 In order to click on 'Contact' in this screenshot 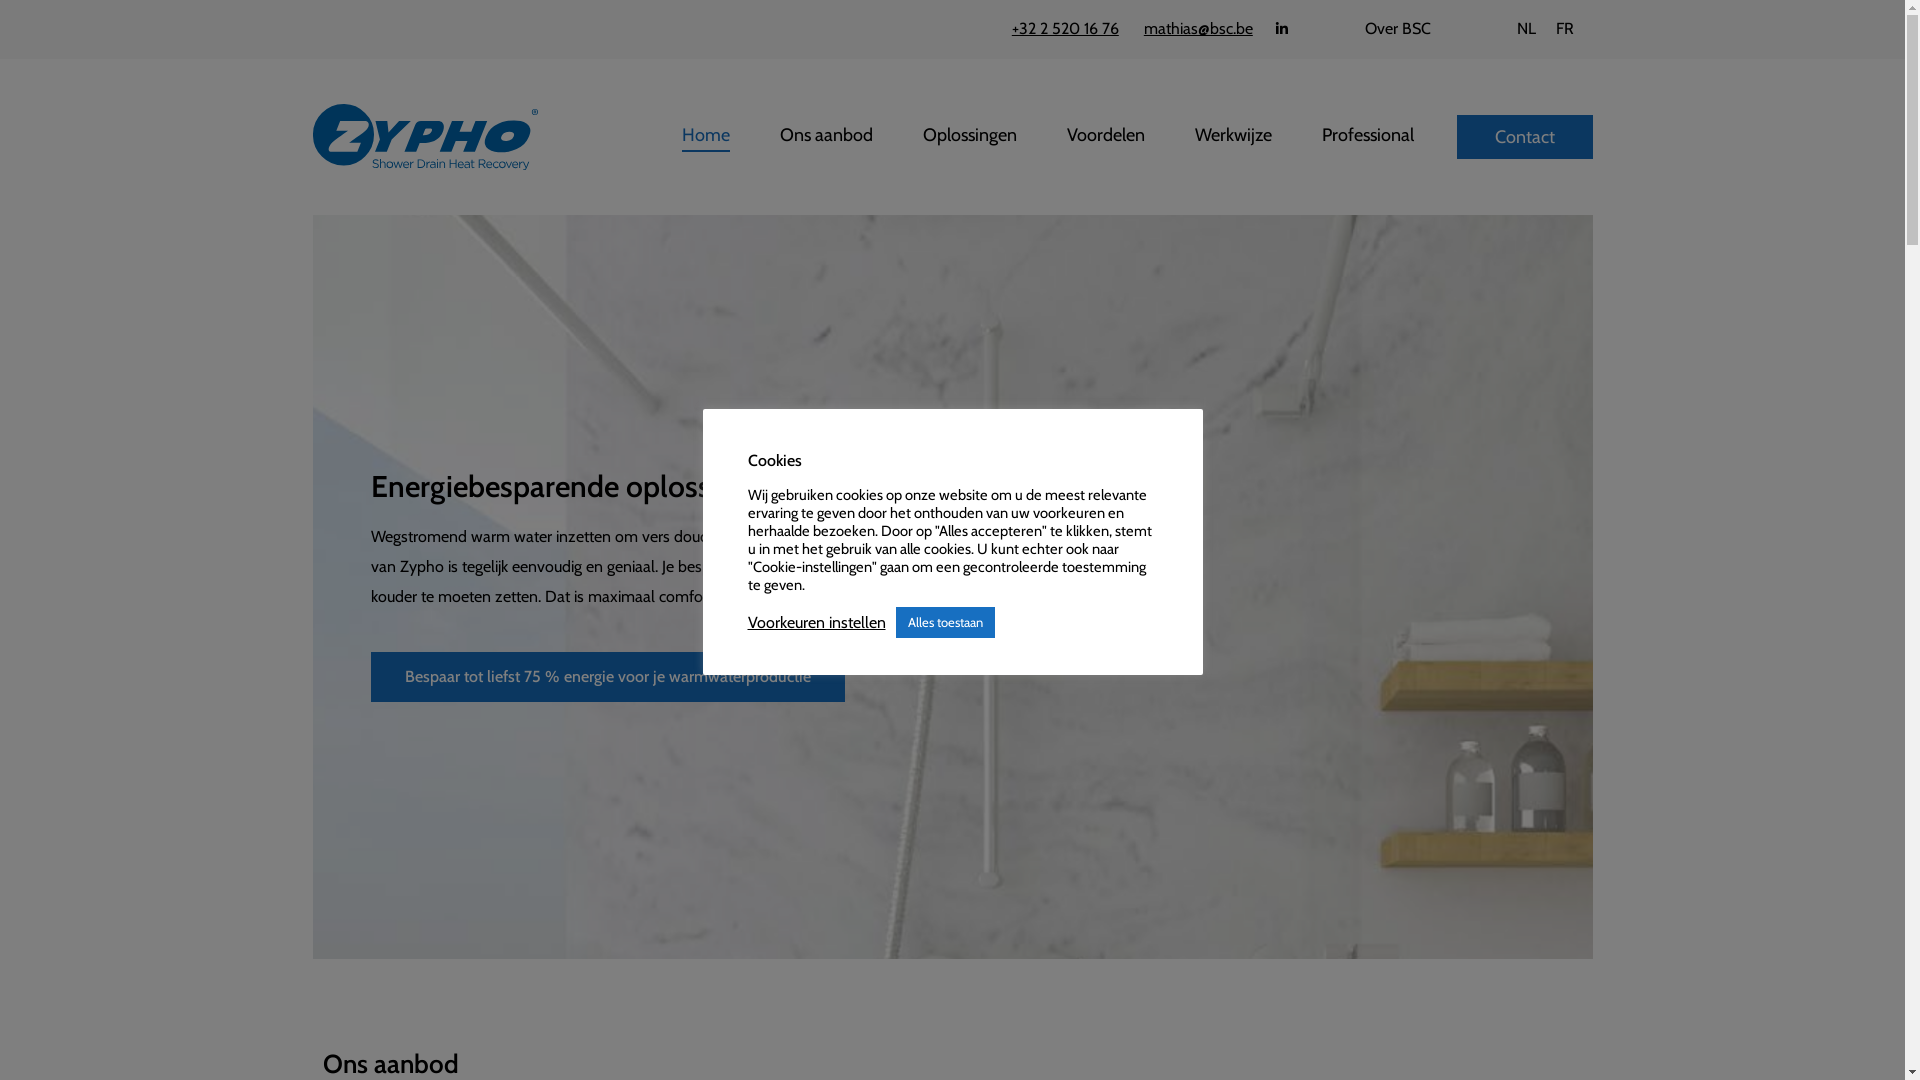, I will do `click(1455, 136)`.